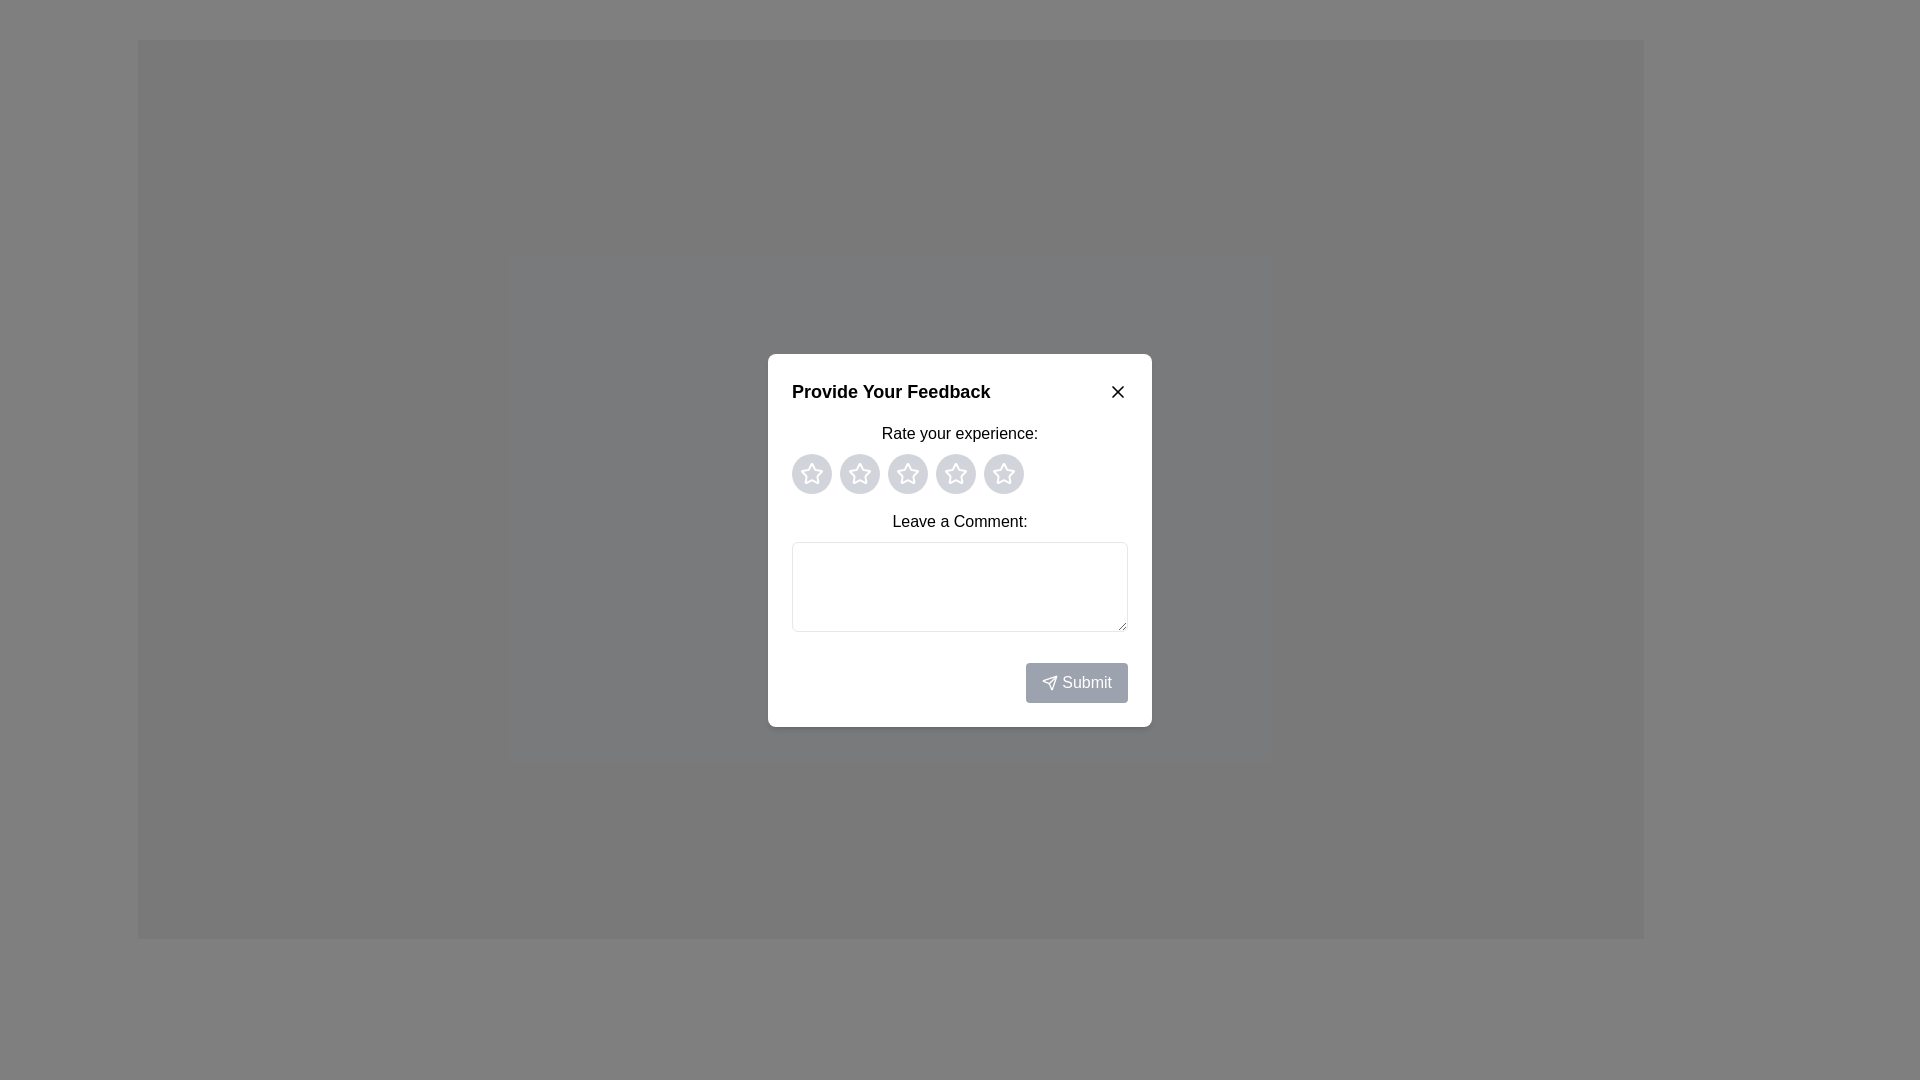 Image resolution: width=1920 pixels, height=1080 pixels. Describe the element at coordinates (1117, 391) in the screenshot. I see `the close icon represented as an 'X' in the top-right corner of the feedback dialog box` at that location.